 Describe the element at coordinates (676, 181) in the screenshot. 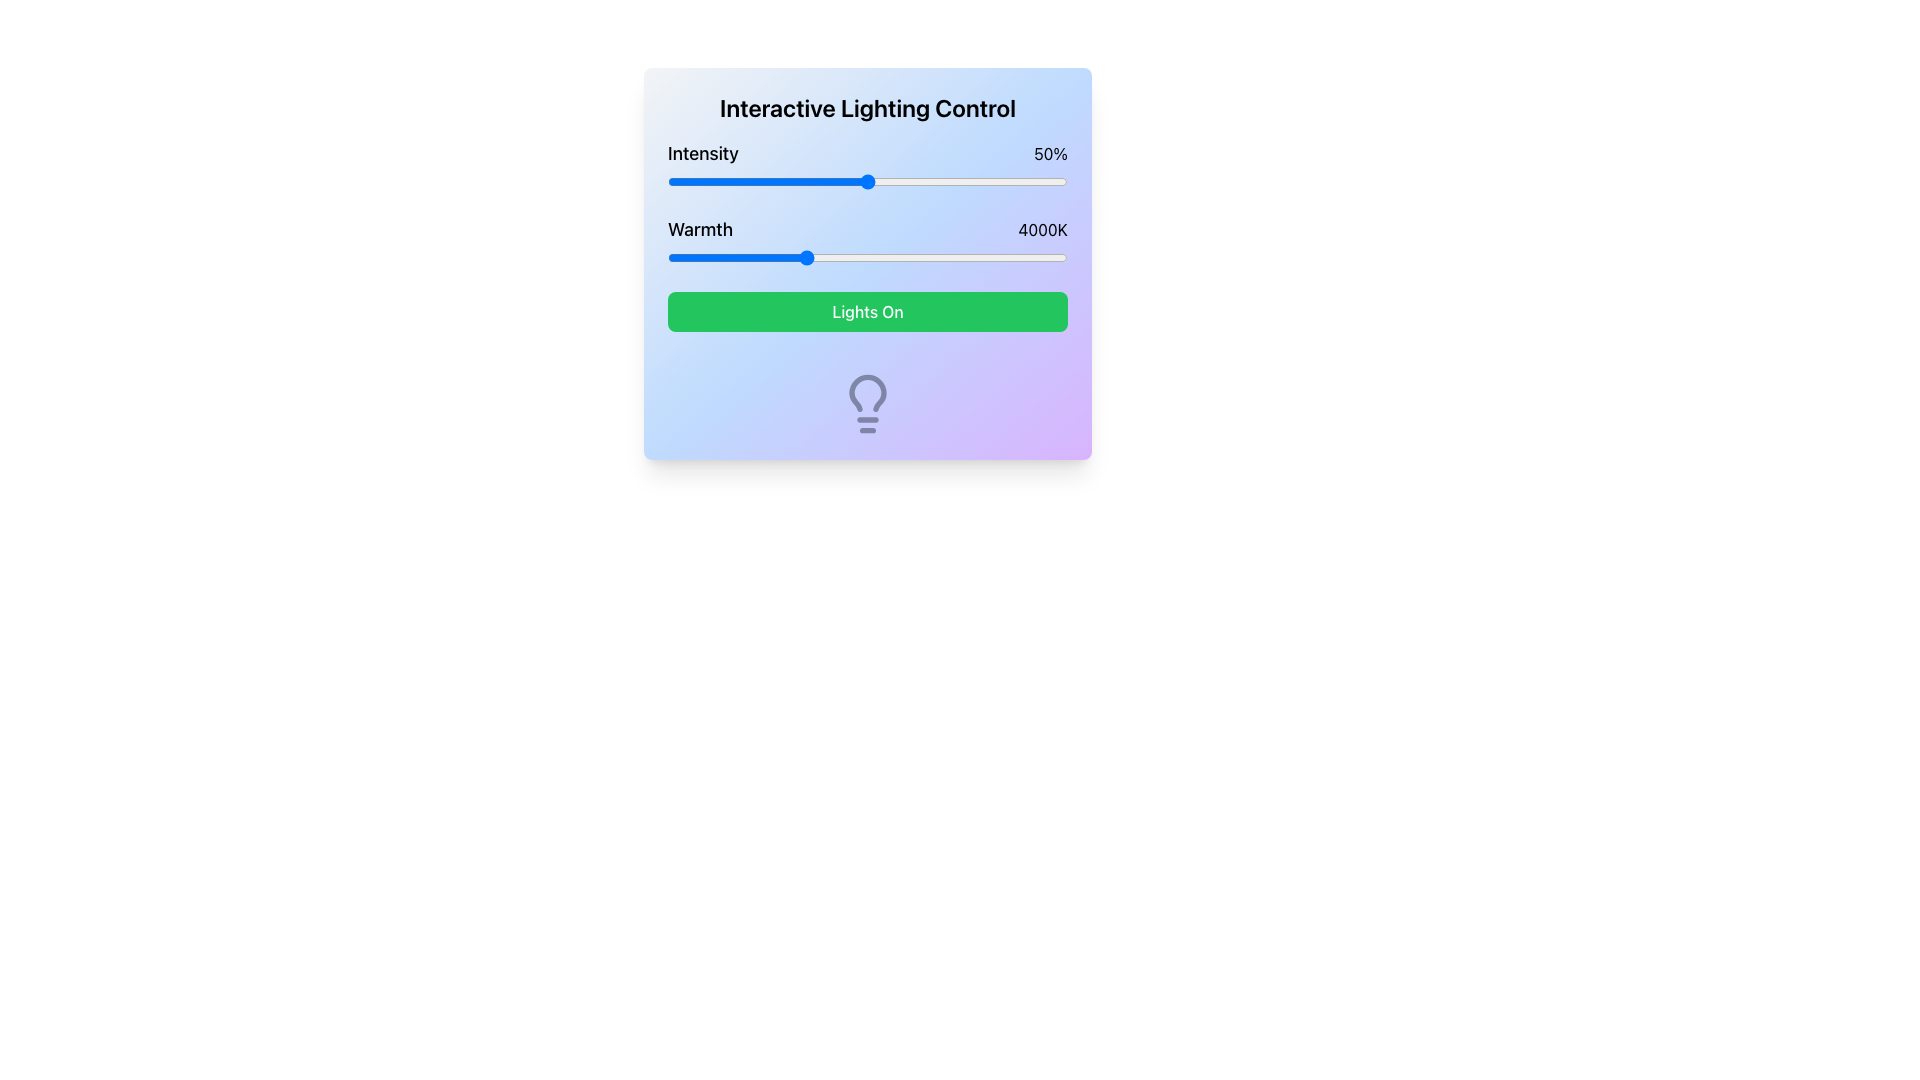

I see `the slider value` at that location.